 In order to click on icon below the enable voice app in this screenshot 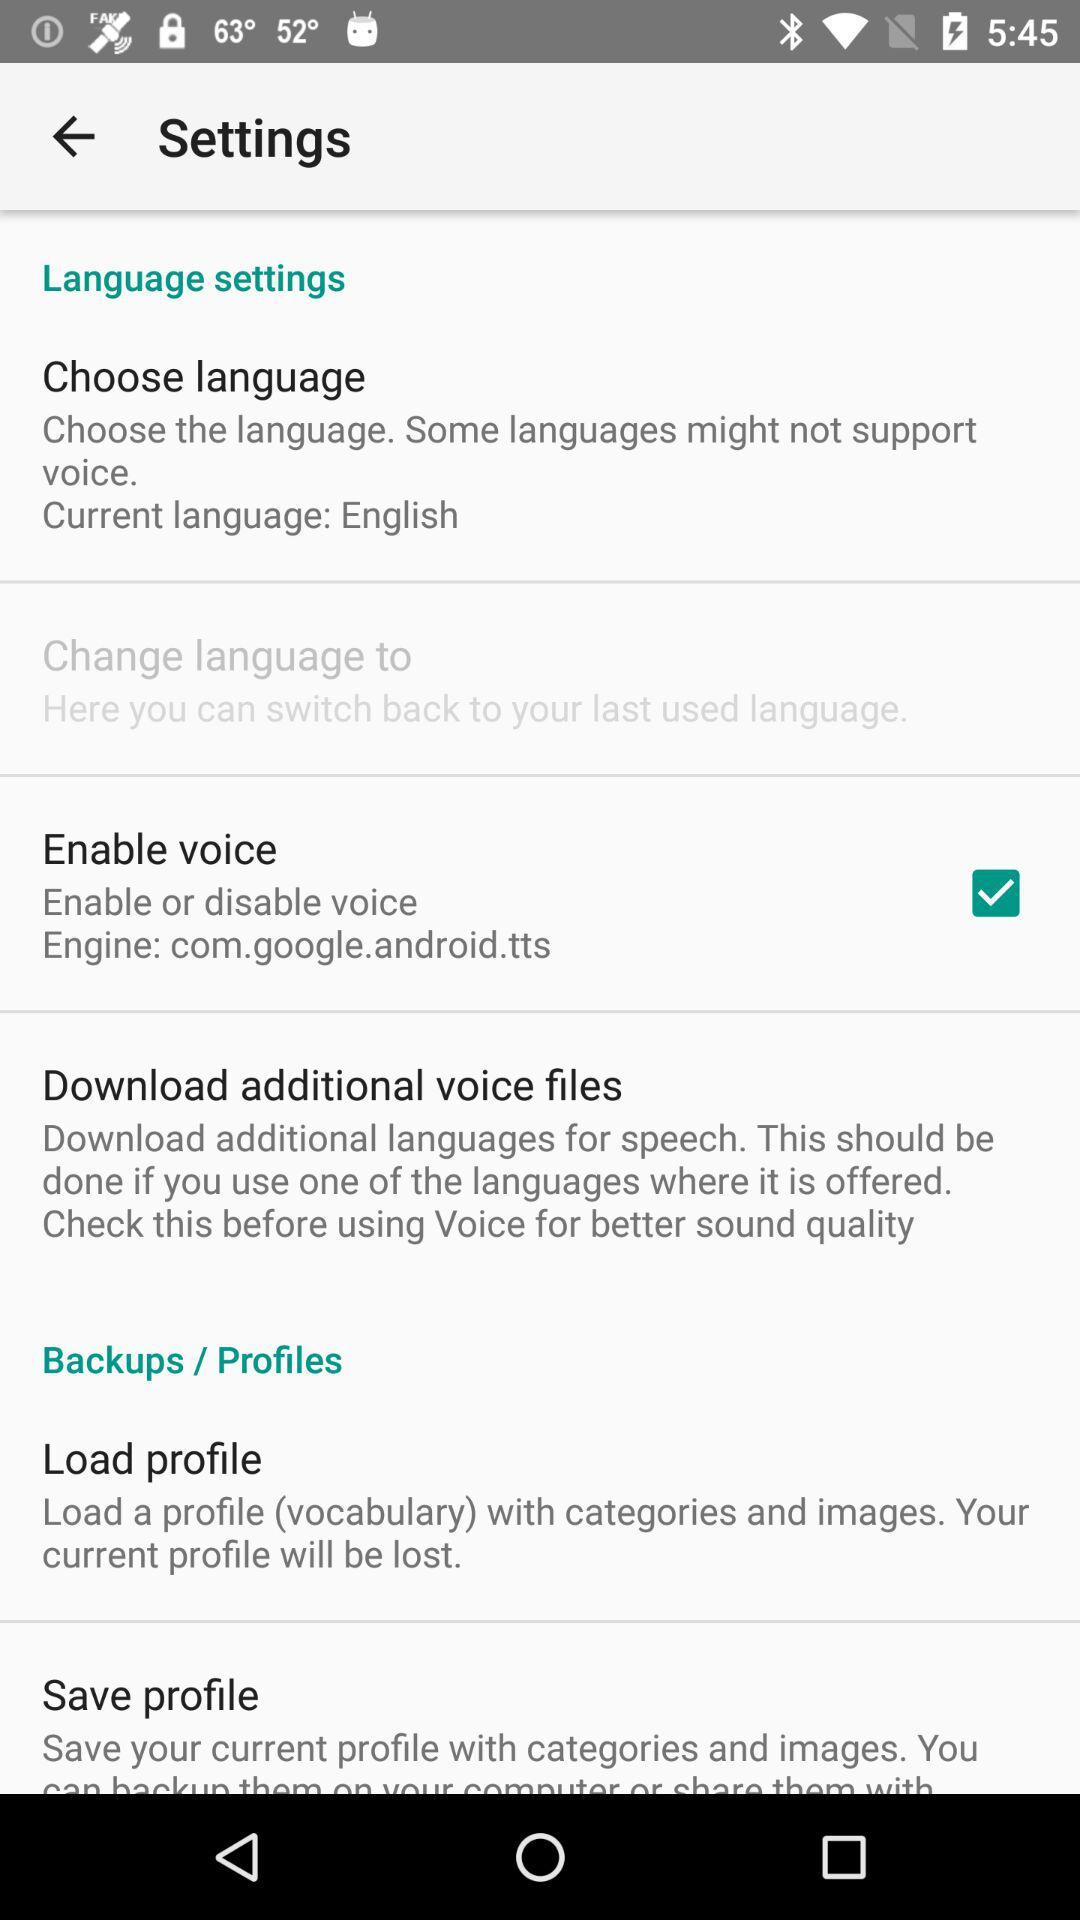, I will do `click(296, 921)`.